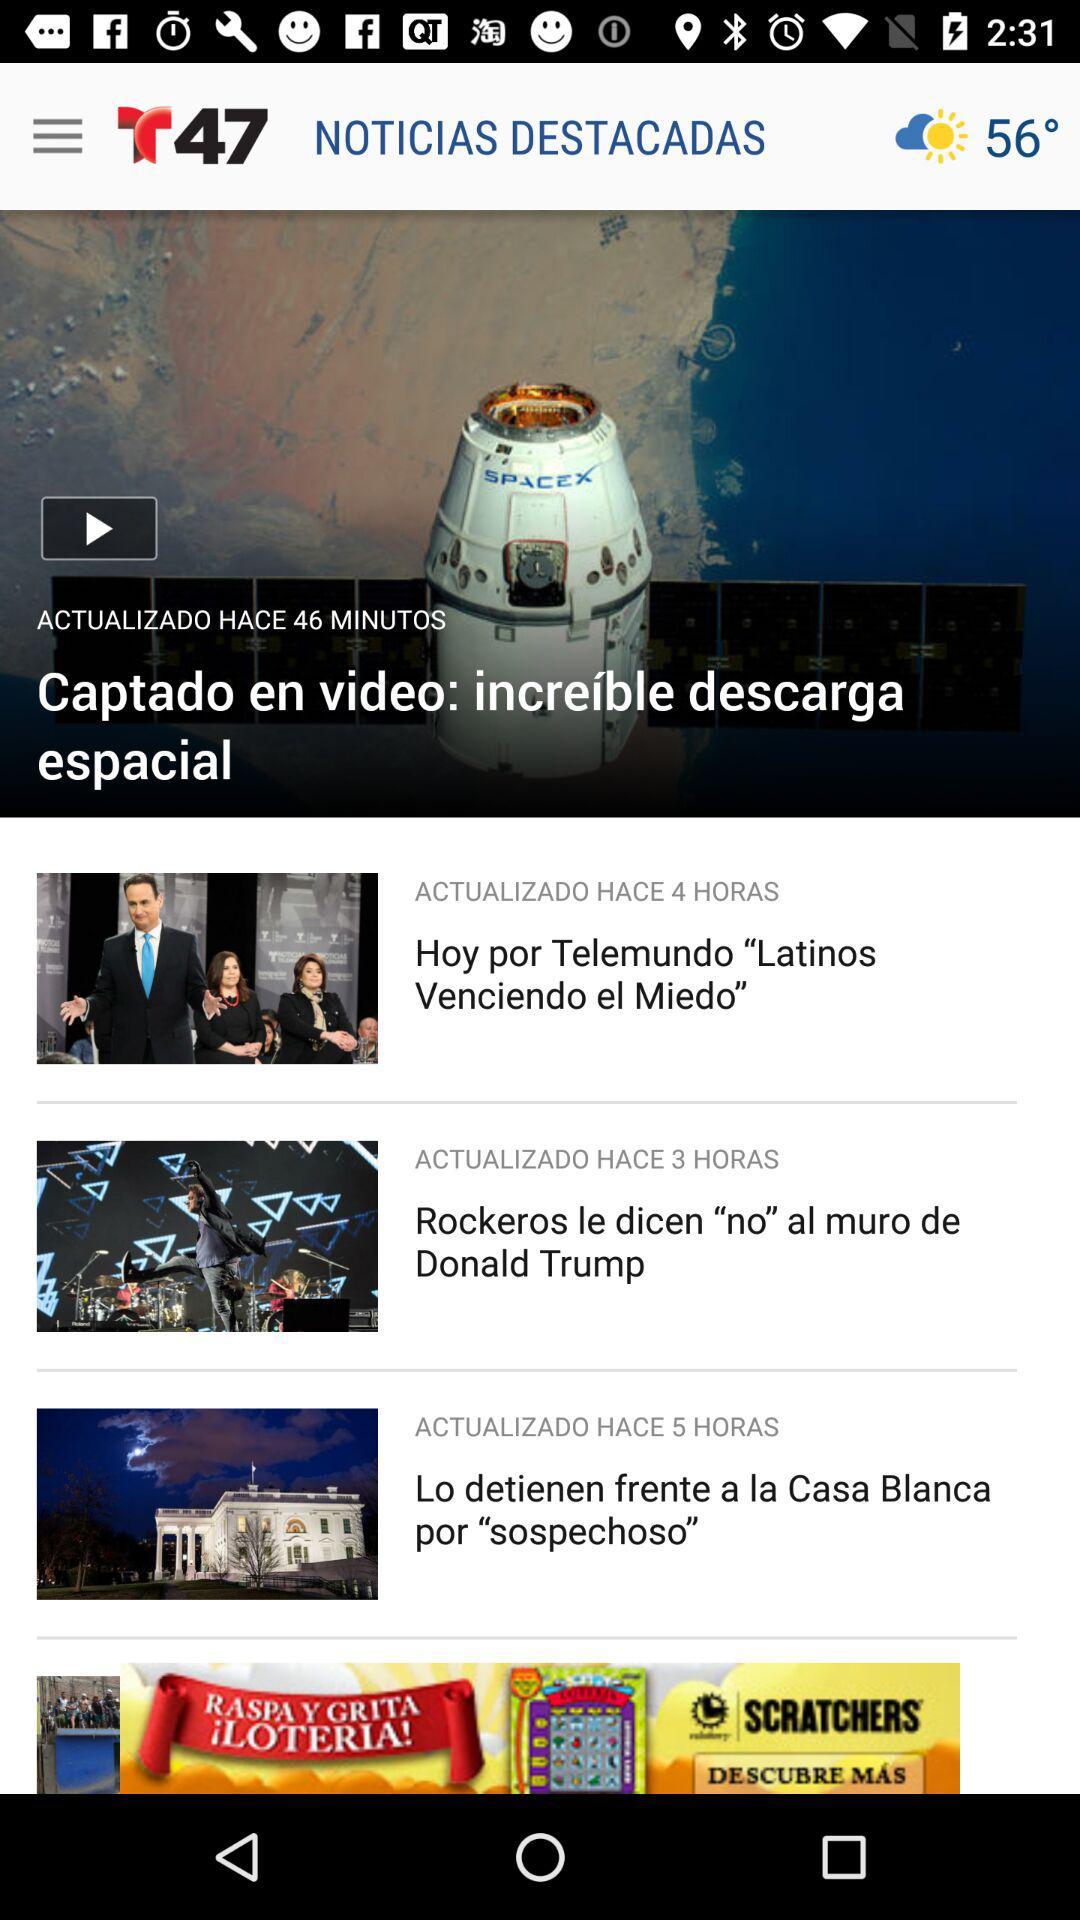 Image resolution: width=1080 pixels, height=1920 pixels. What do you see at coordinates (193, 135) in the screenshot?
I see `the image which is to the left side of the noticias destacadas` at bounding box center [193, 135].